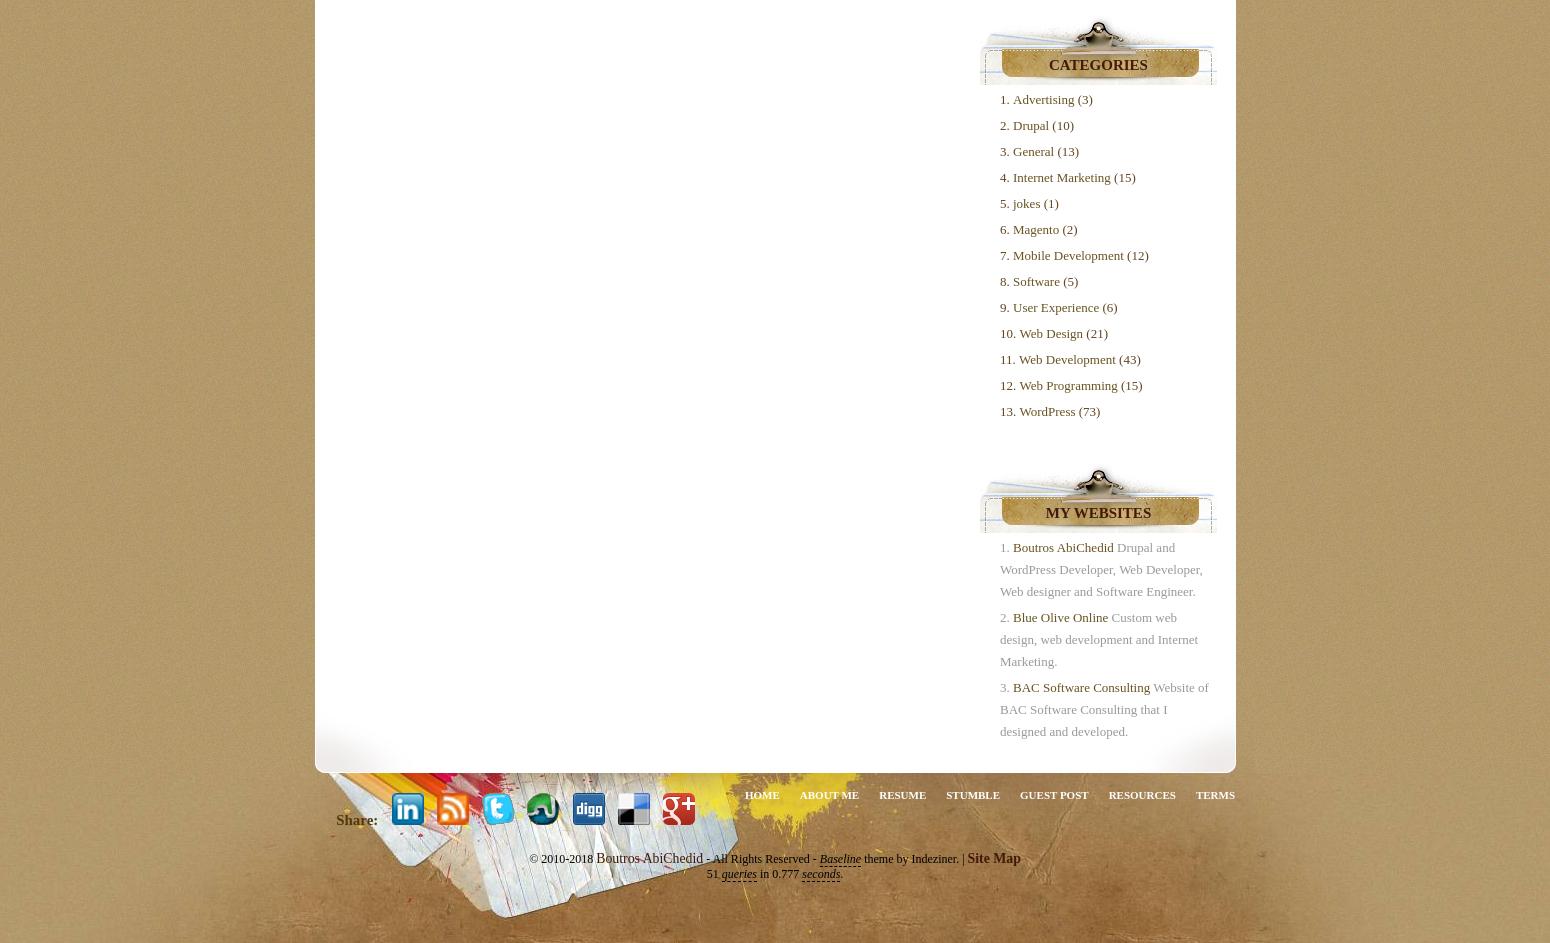  I want to click on 'Drupal and WordPress Developer, Web Developer, Web designer and Software Engineer.', so click(999, 569).